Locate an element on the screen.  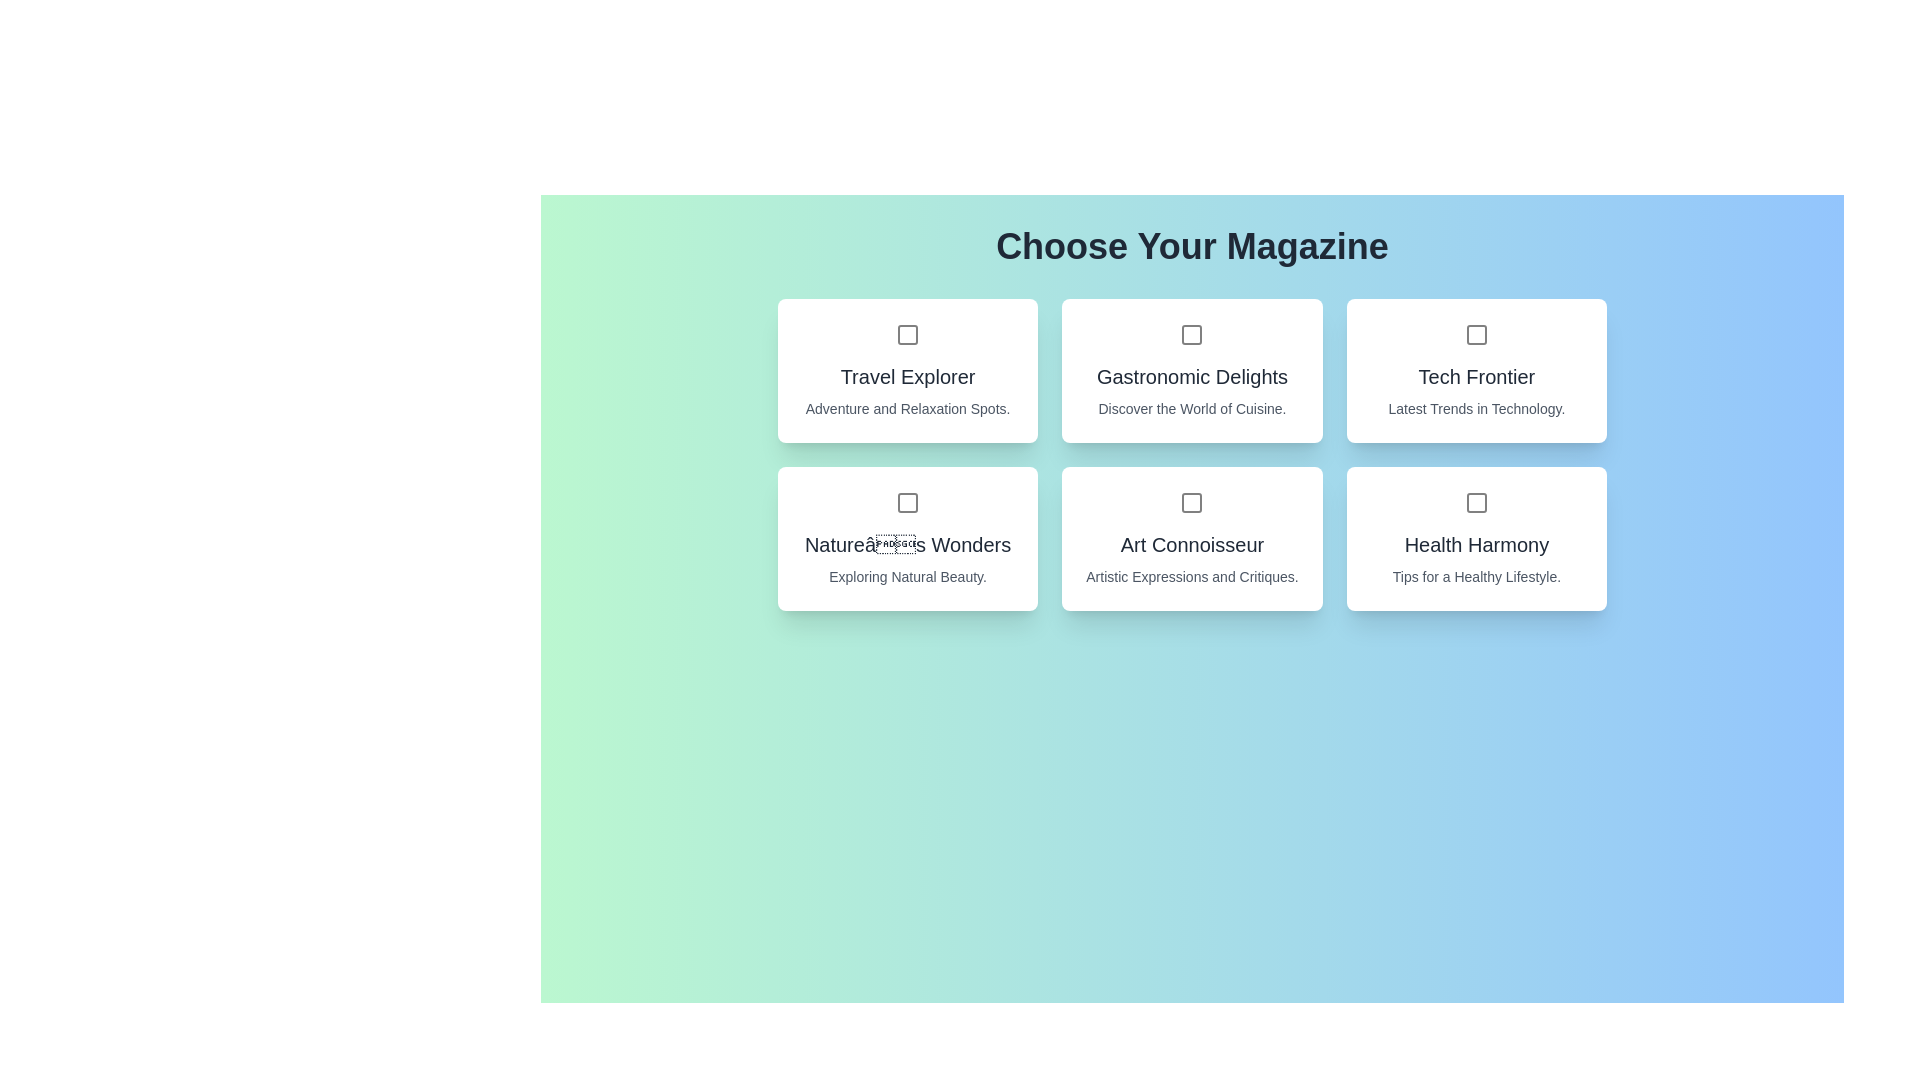
the magazine card titled 'Travel Explorer' to observe its hover effect is located at coordinates (906, 370).